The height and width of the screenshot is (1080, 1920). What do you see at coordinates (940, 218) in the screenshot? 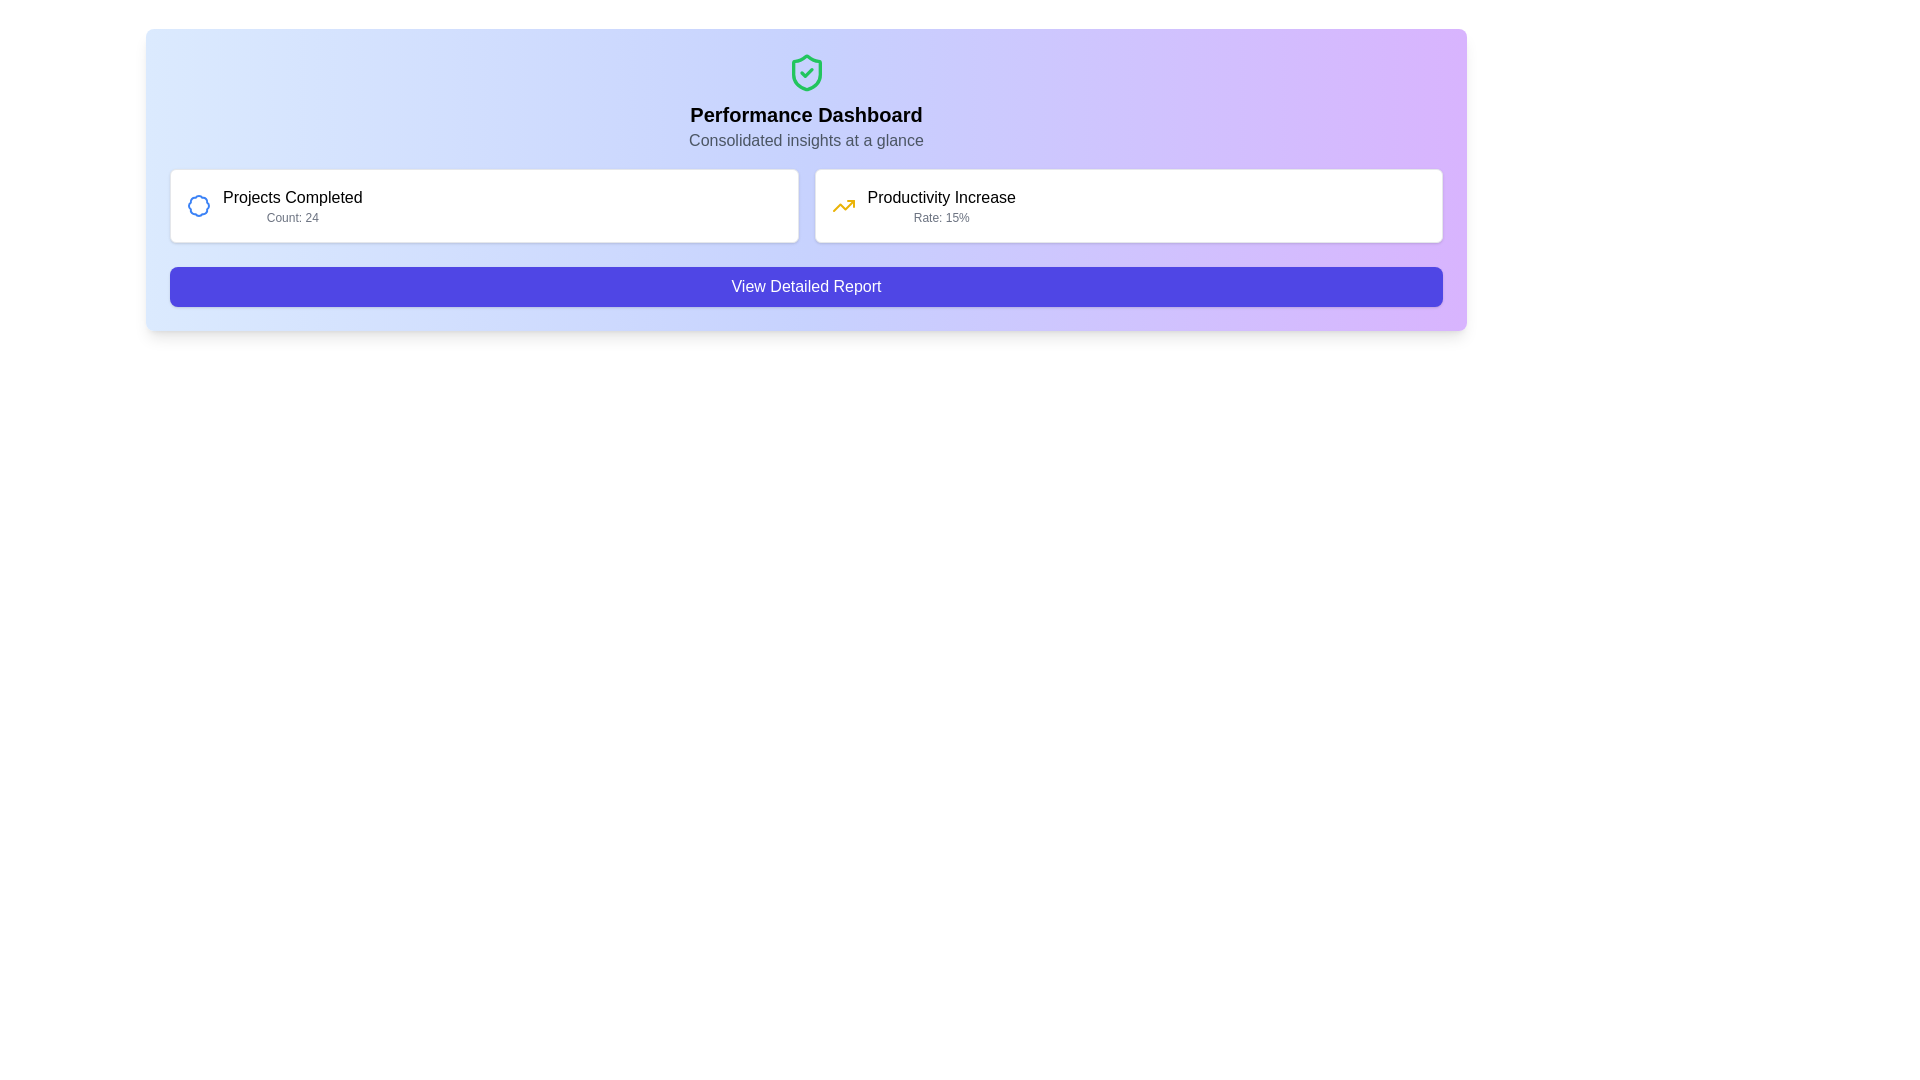
I see `the text label displaying 'Rate: 15%' which is styled in gray and located beneath the 'Productivity Increase' heading on the right-side card of the performance dashboard` at bounding box center [940, 218].